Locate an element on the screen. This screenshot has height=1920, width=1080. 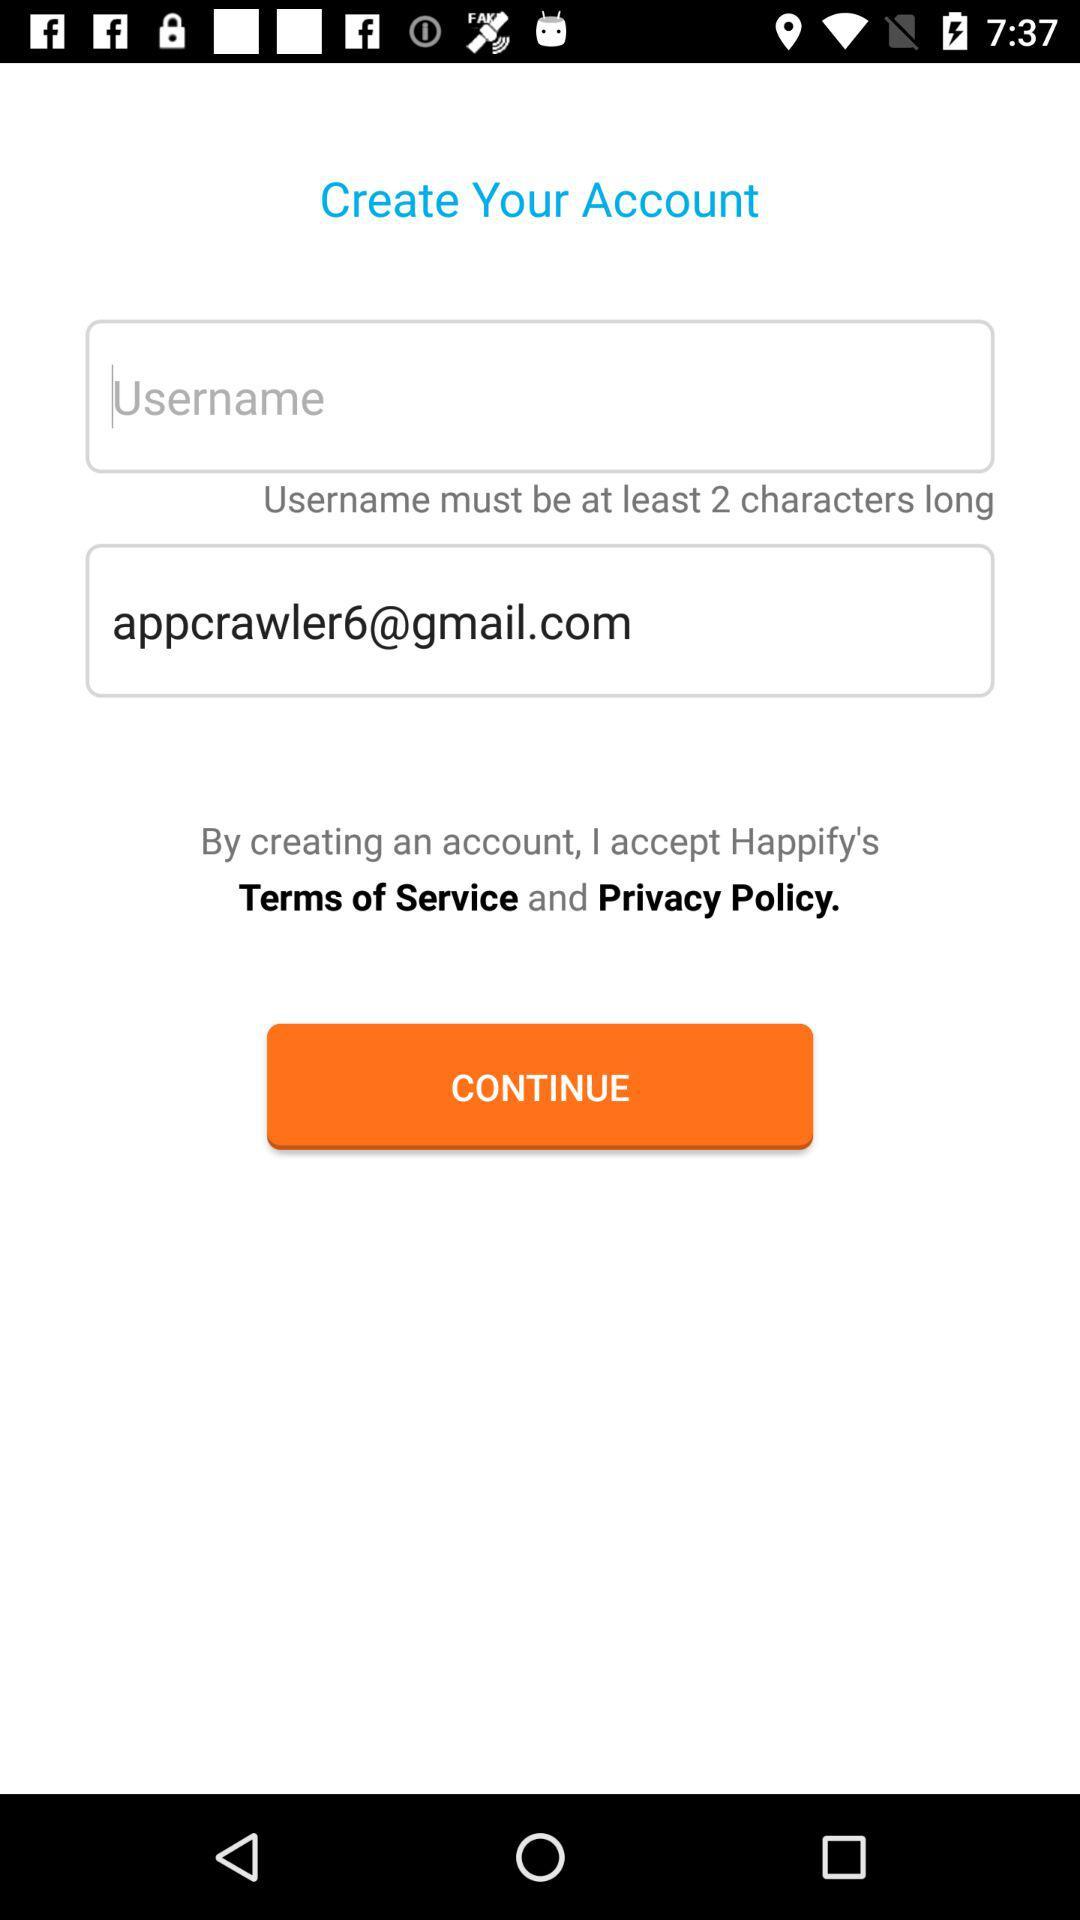
the terms of service item is located at coordinates (538, 895).